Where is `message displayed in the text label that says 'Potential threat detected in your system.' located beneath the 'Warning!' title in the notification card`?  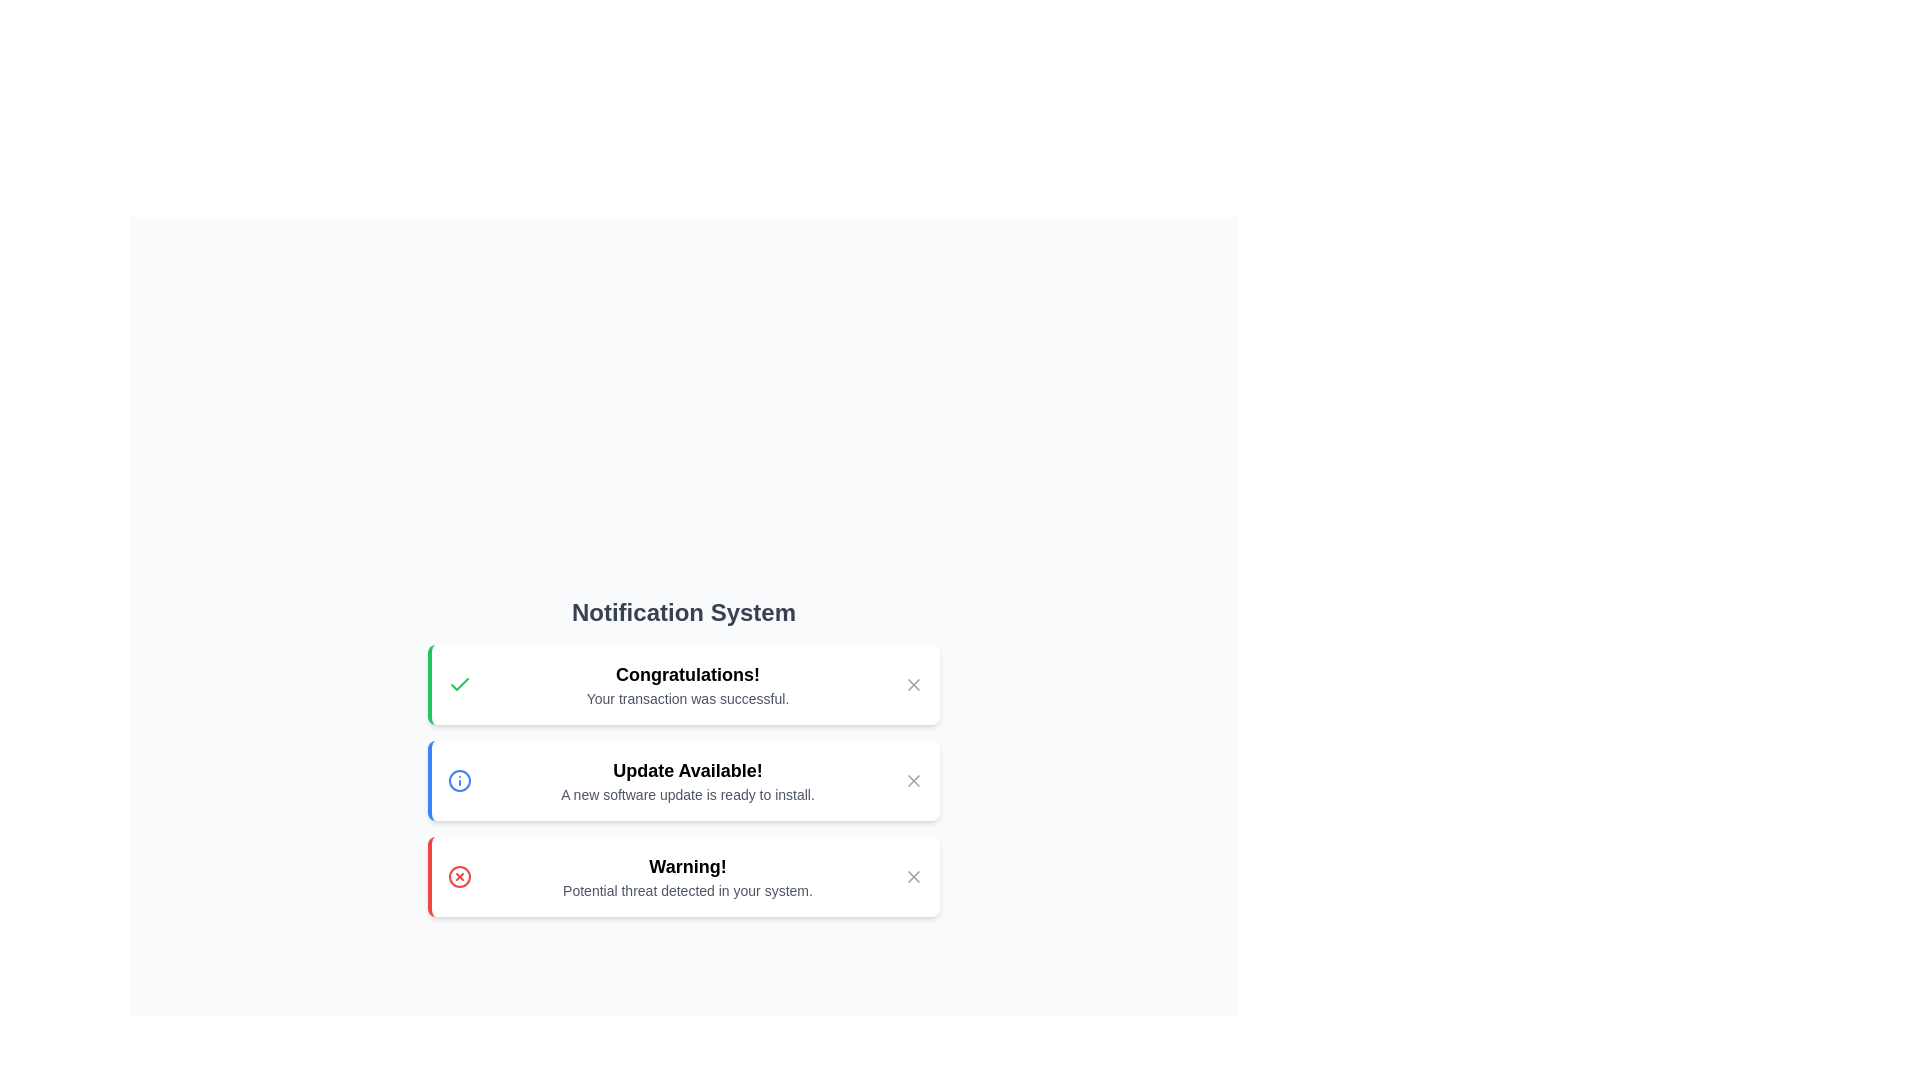
message displayed in the text label that says 'Potential threat detected in your system.' located beneath the 'Warning!' title in the notification card is located at coordinates (687, 890).